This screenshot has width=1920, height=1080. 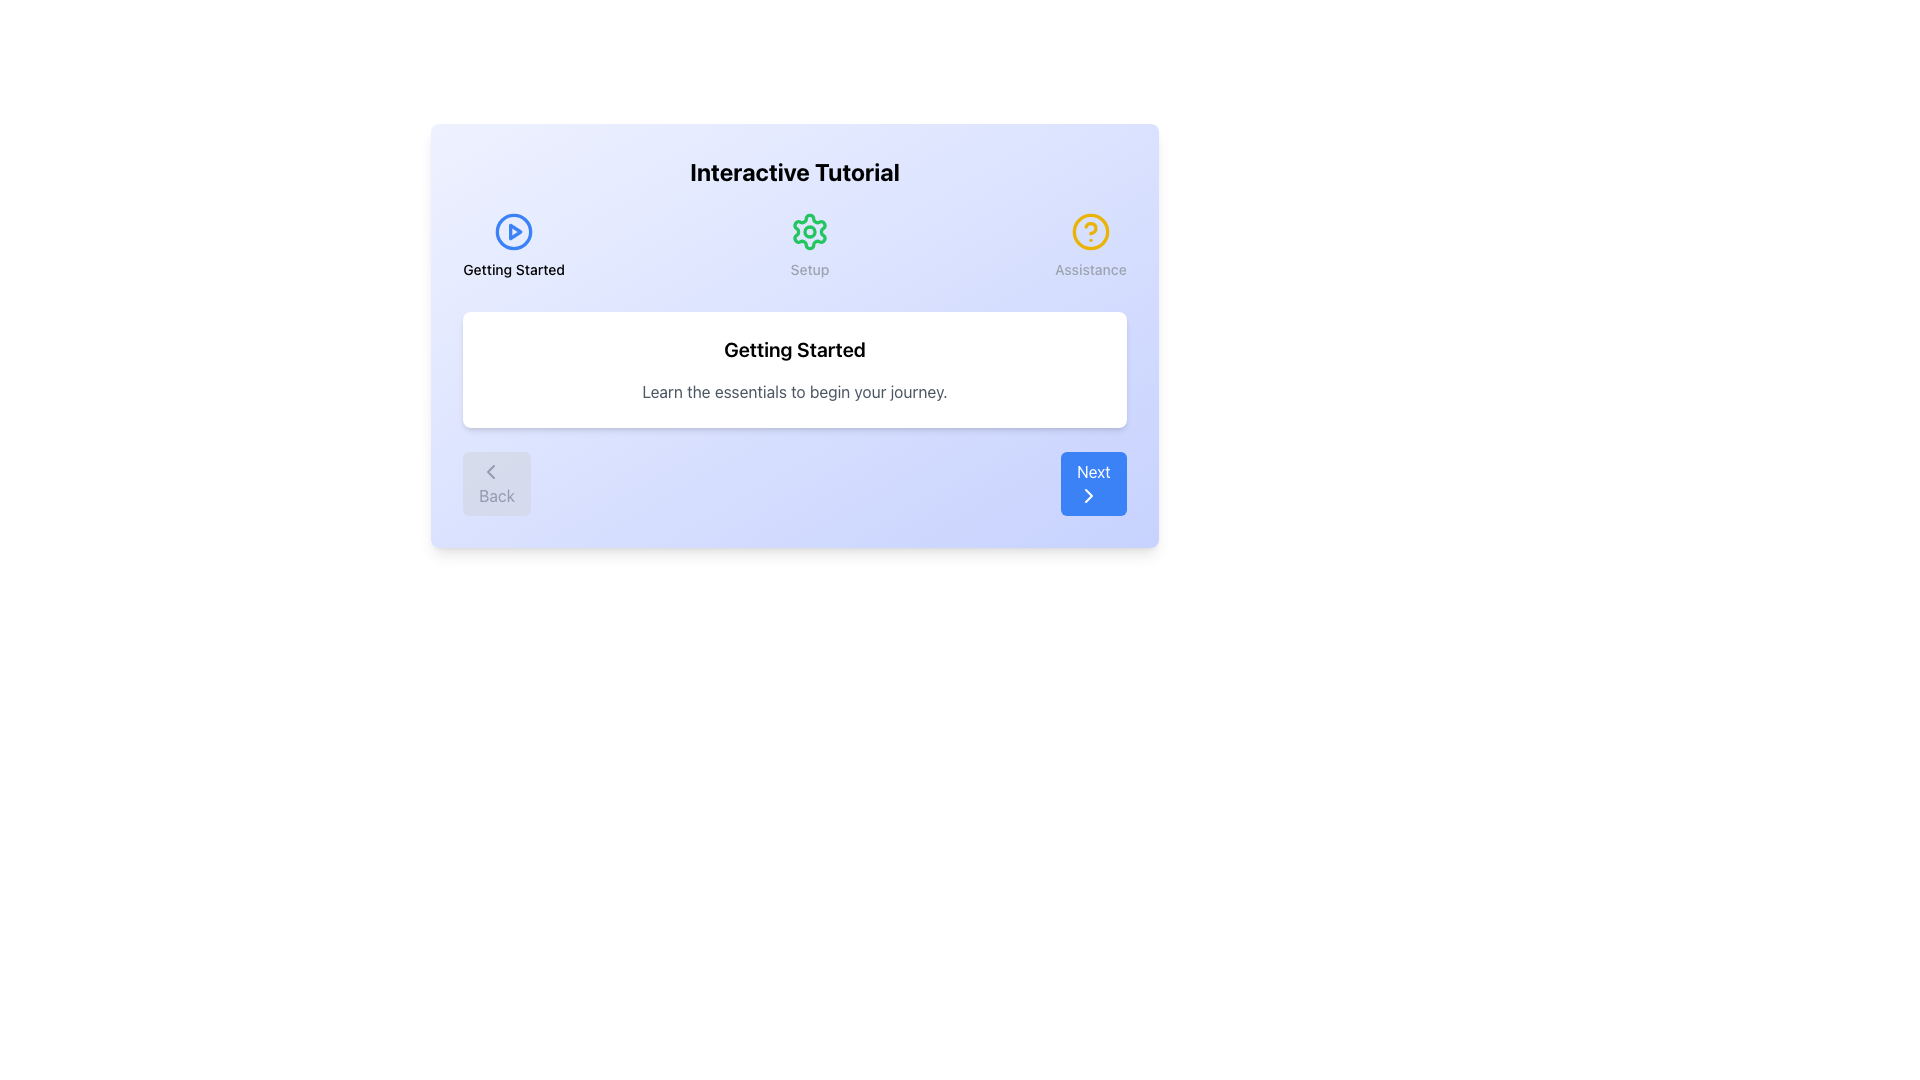 What do you see at coordinates (514, 230) in the screenshot?
I see `the SVG Circle that forms the blue outlined circular part of the play button icon, located to the left of the 'Getting Started' text` at bounding box center [514, 230].